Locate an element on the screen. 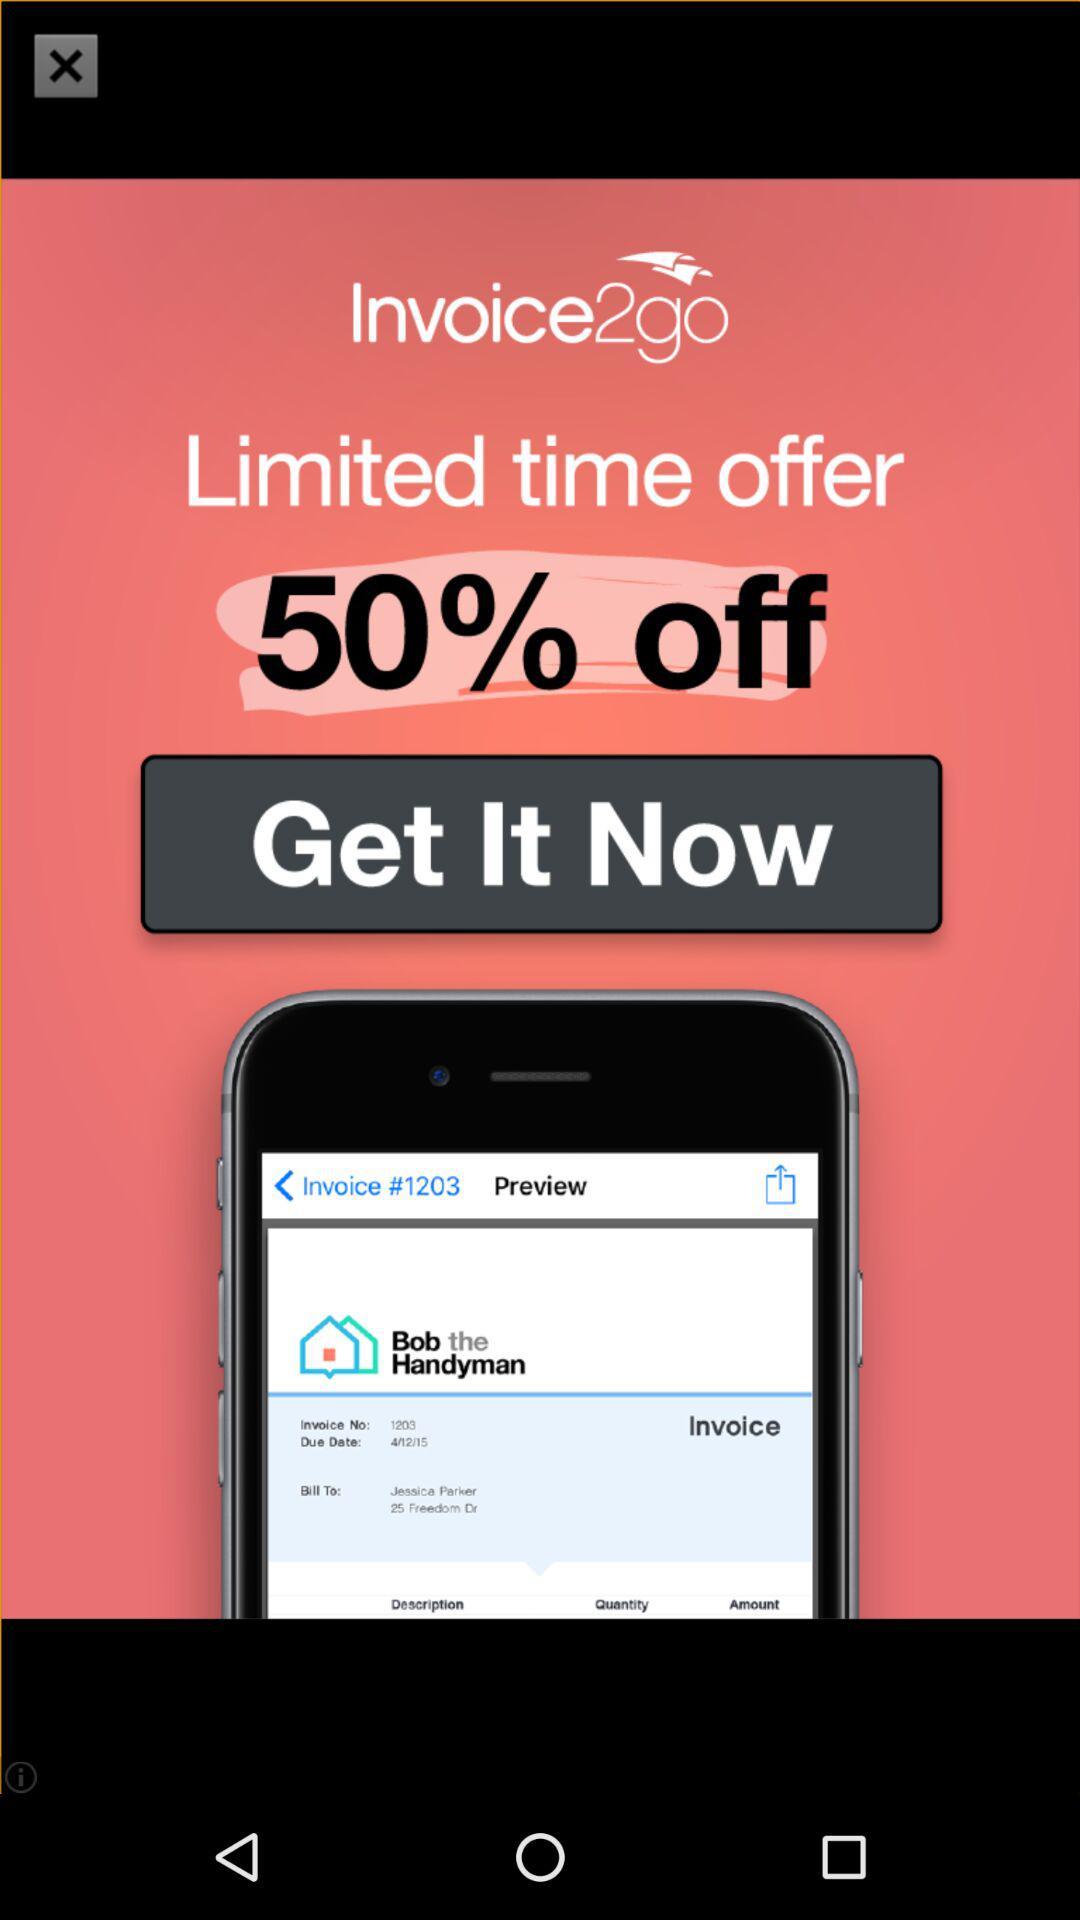 The height and width of the screenshot is (1920, 1080). the close icon is located at coordinates (64, 70).